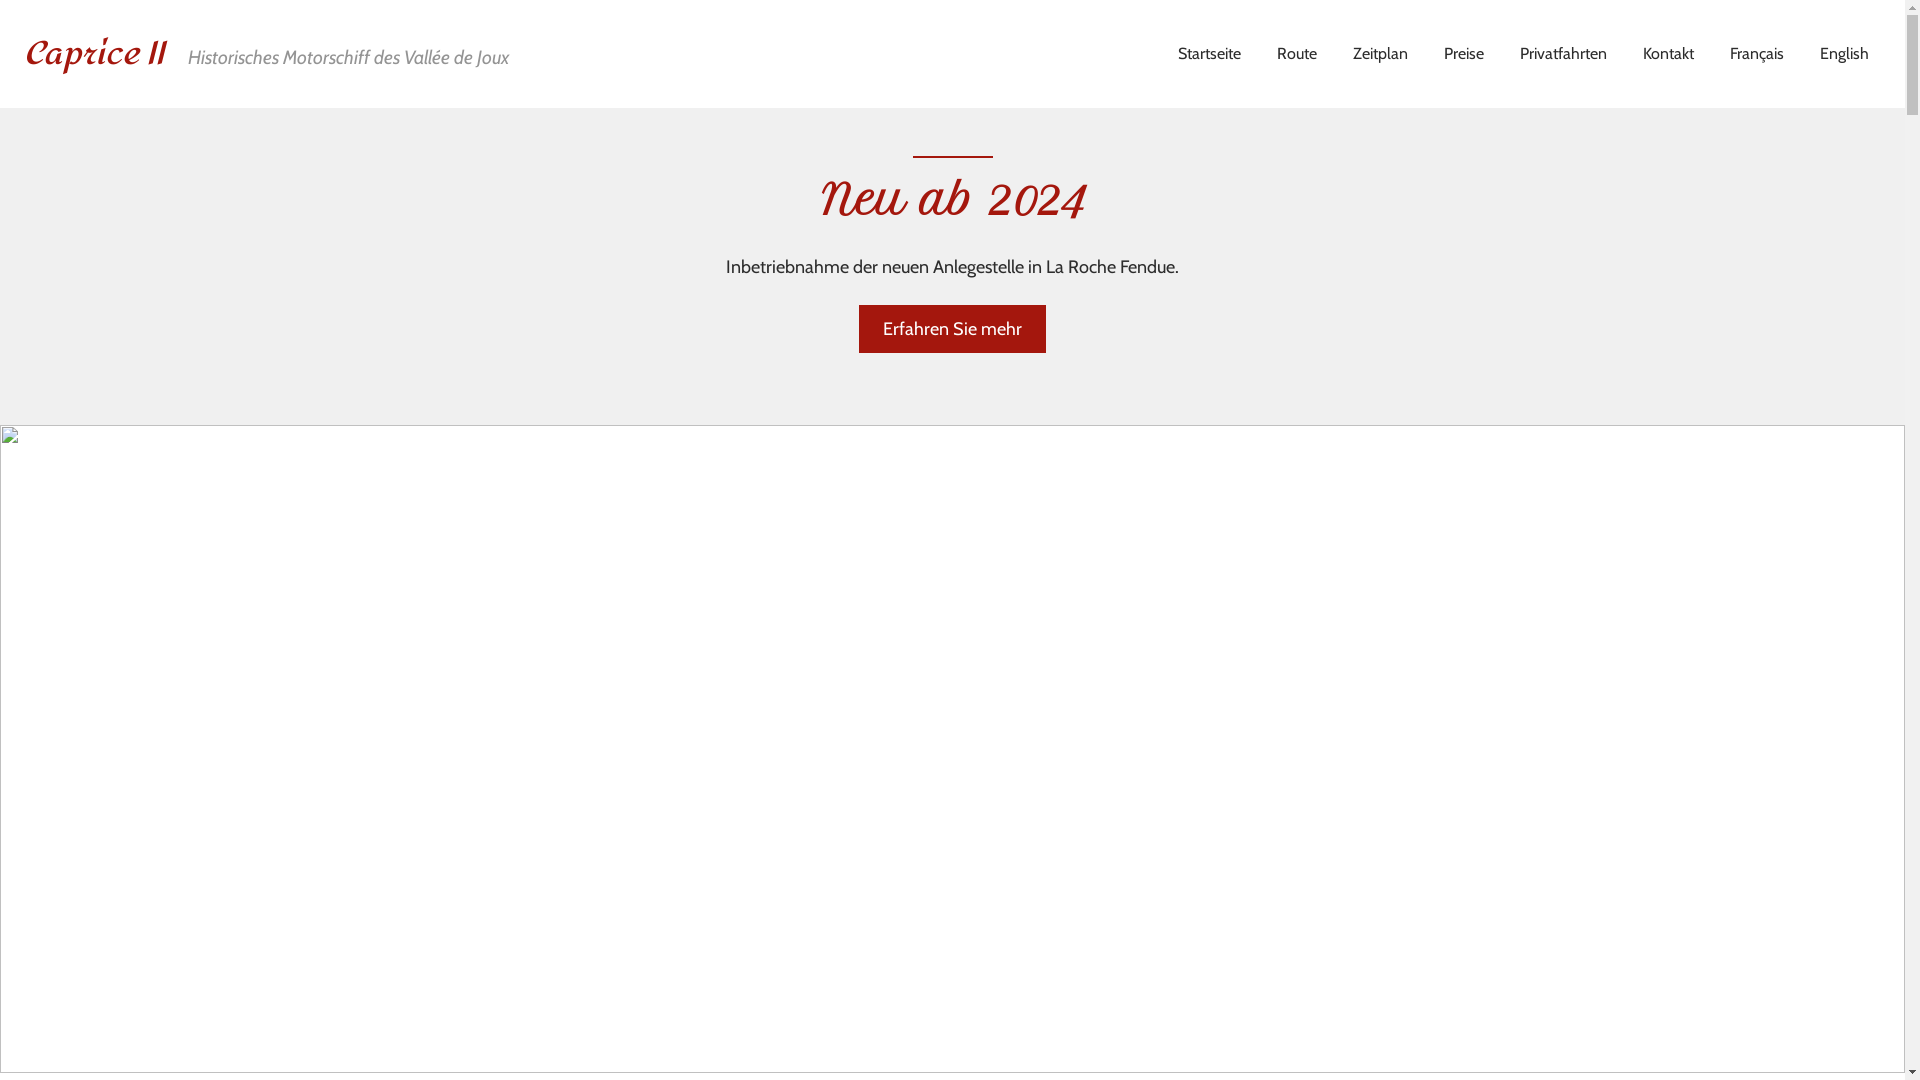 The image size is (1920, 1080). What do you see at coordinates (1430, 53) in the screenshot?
I see `'Preise'` at bounding box center [1430, 53].